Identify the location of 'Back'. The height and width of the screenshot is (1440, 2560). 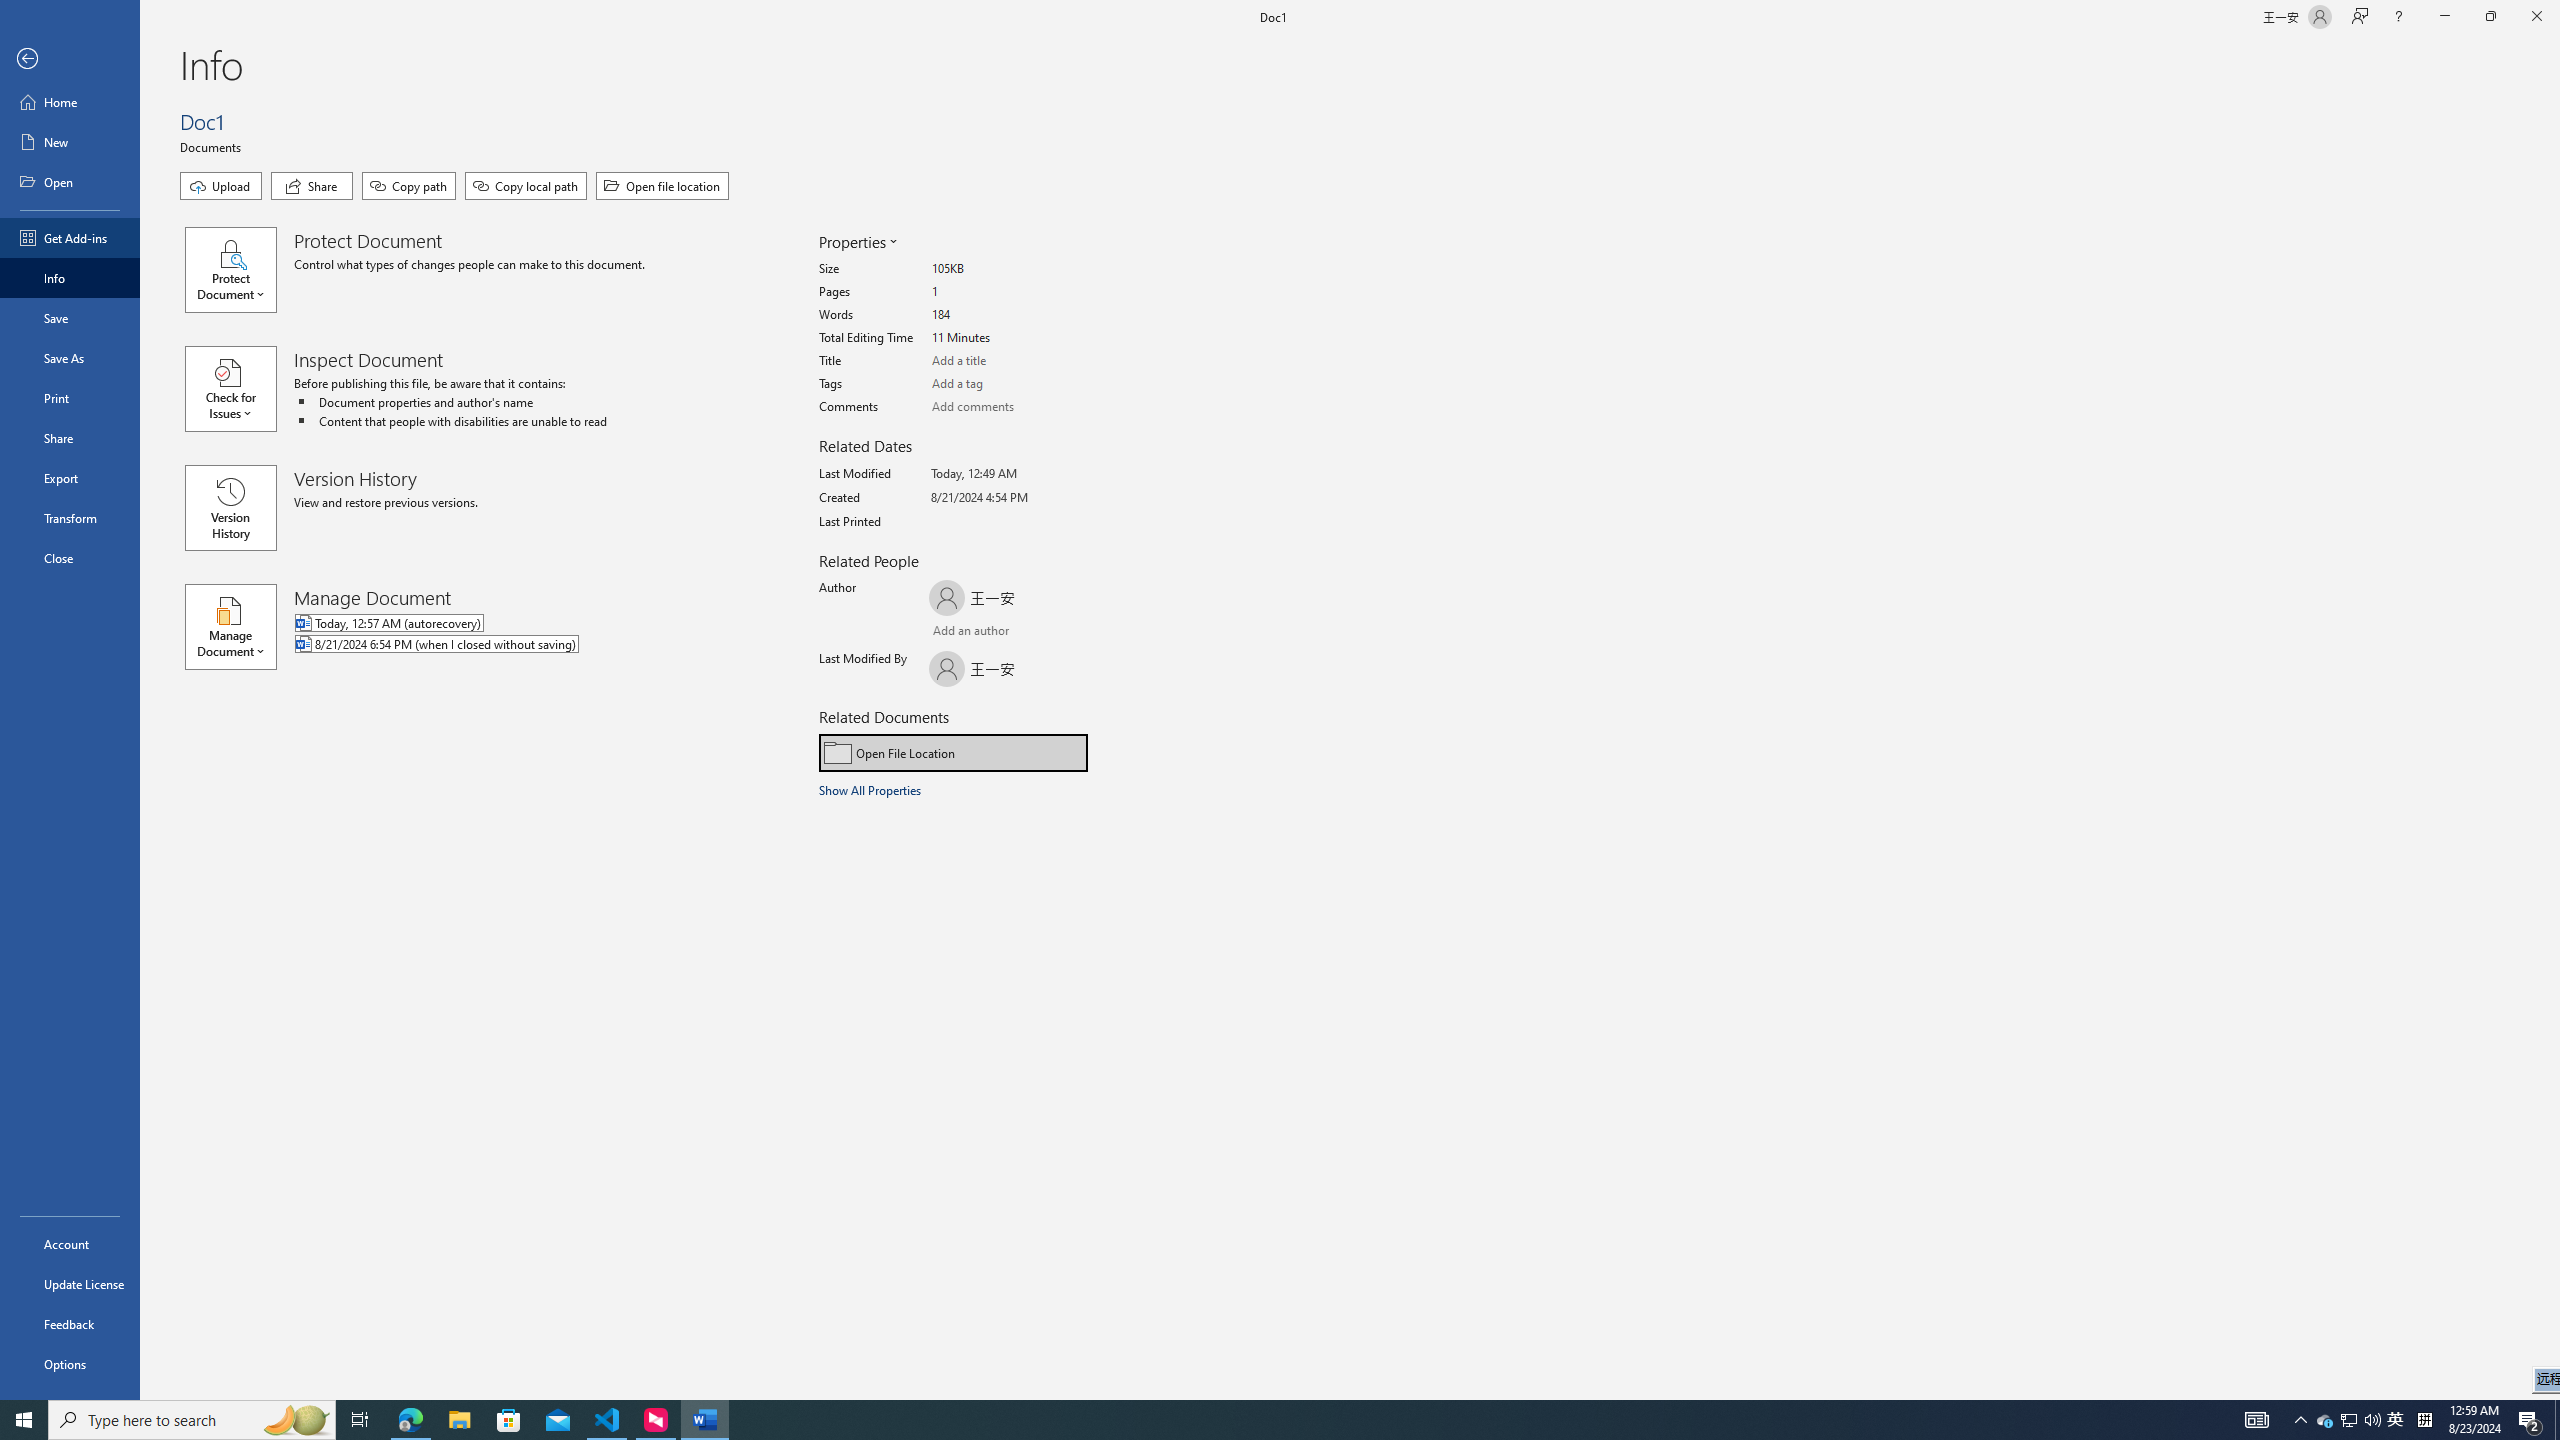
(69, 58).